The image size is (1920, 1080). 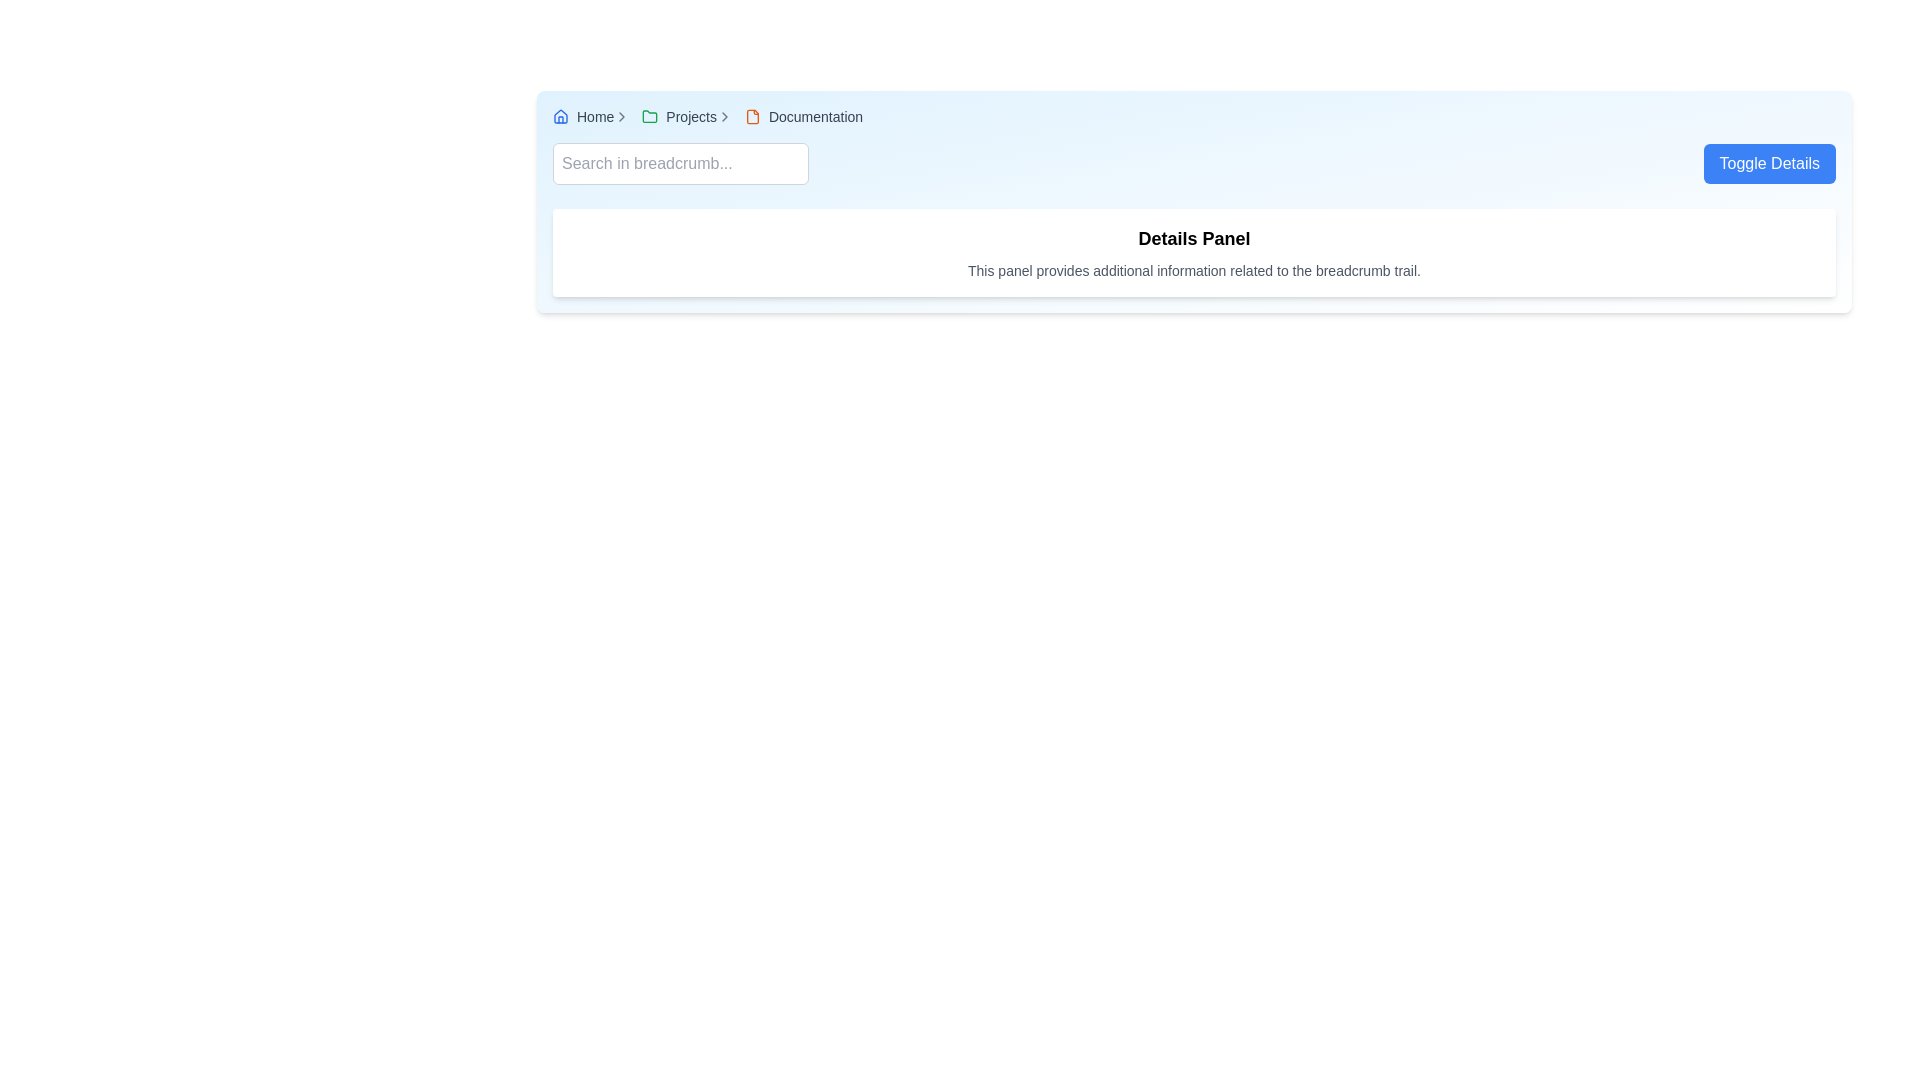 What do you see at coordinates (723, 116) in the screenshot?
I see `the chevron icon in the breadcrumb navigation bar, which is positioned after the text 'Projects' and the green folder icon` at bounding box center [723, 116].